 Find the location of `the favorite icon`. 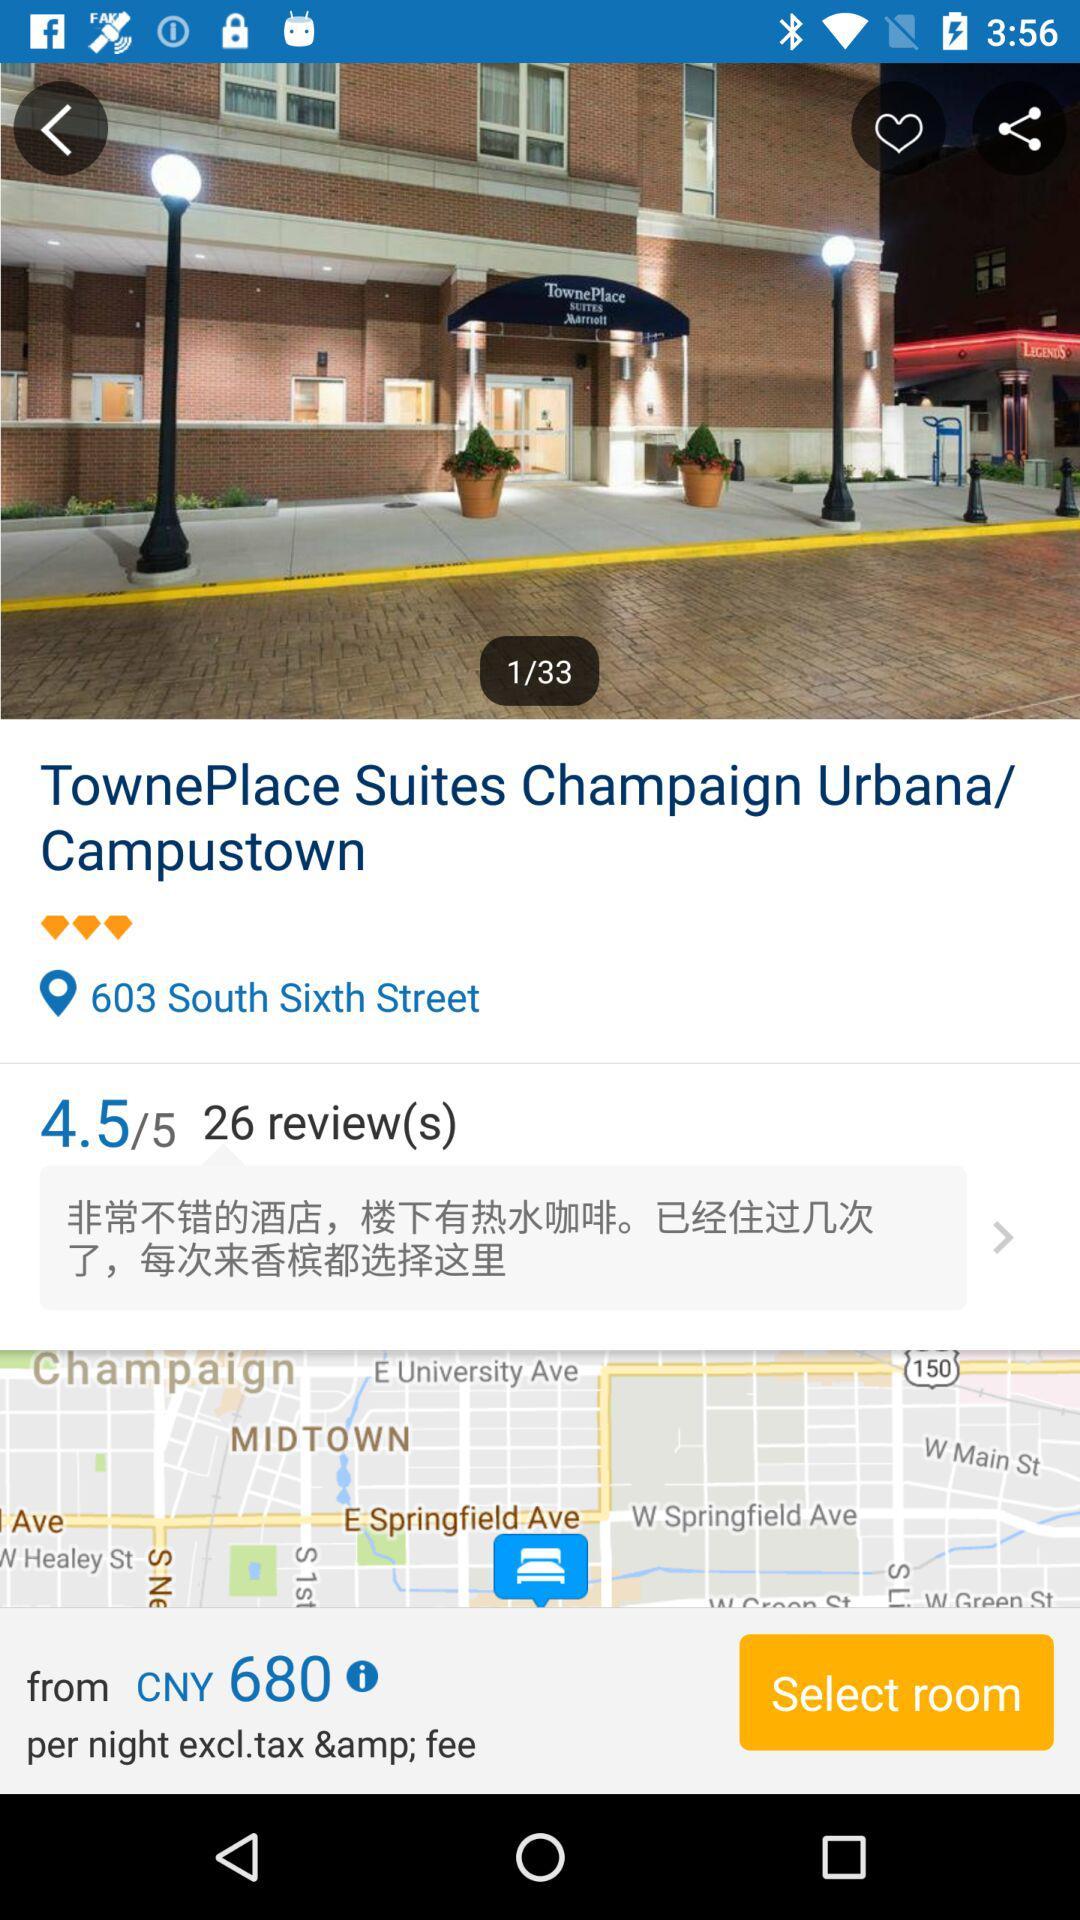

the favorite icon is located at coordinates (897, 127).